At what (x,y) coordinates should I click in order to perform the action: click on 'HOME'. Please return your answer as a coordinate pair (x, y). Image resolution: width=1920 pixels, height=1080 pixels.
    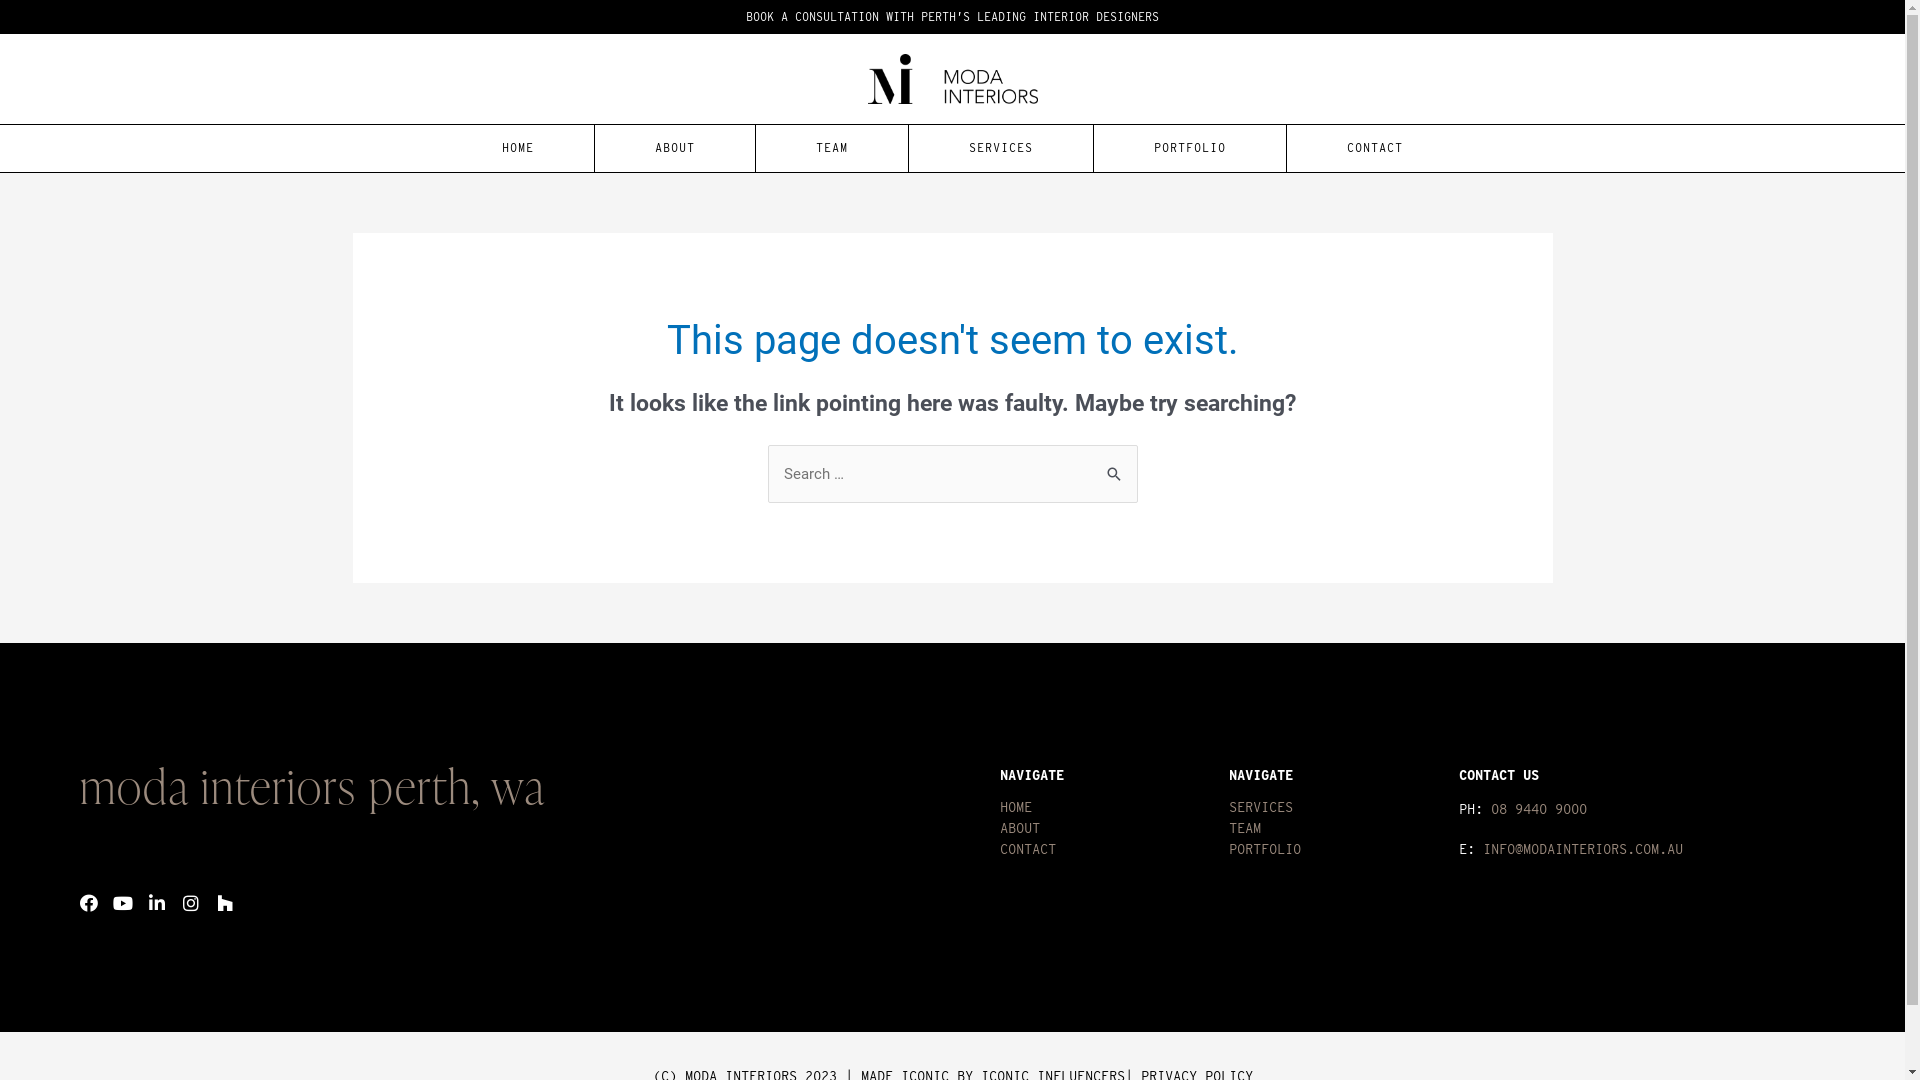
    Looking at the image, I should click on (1103, 806).